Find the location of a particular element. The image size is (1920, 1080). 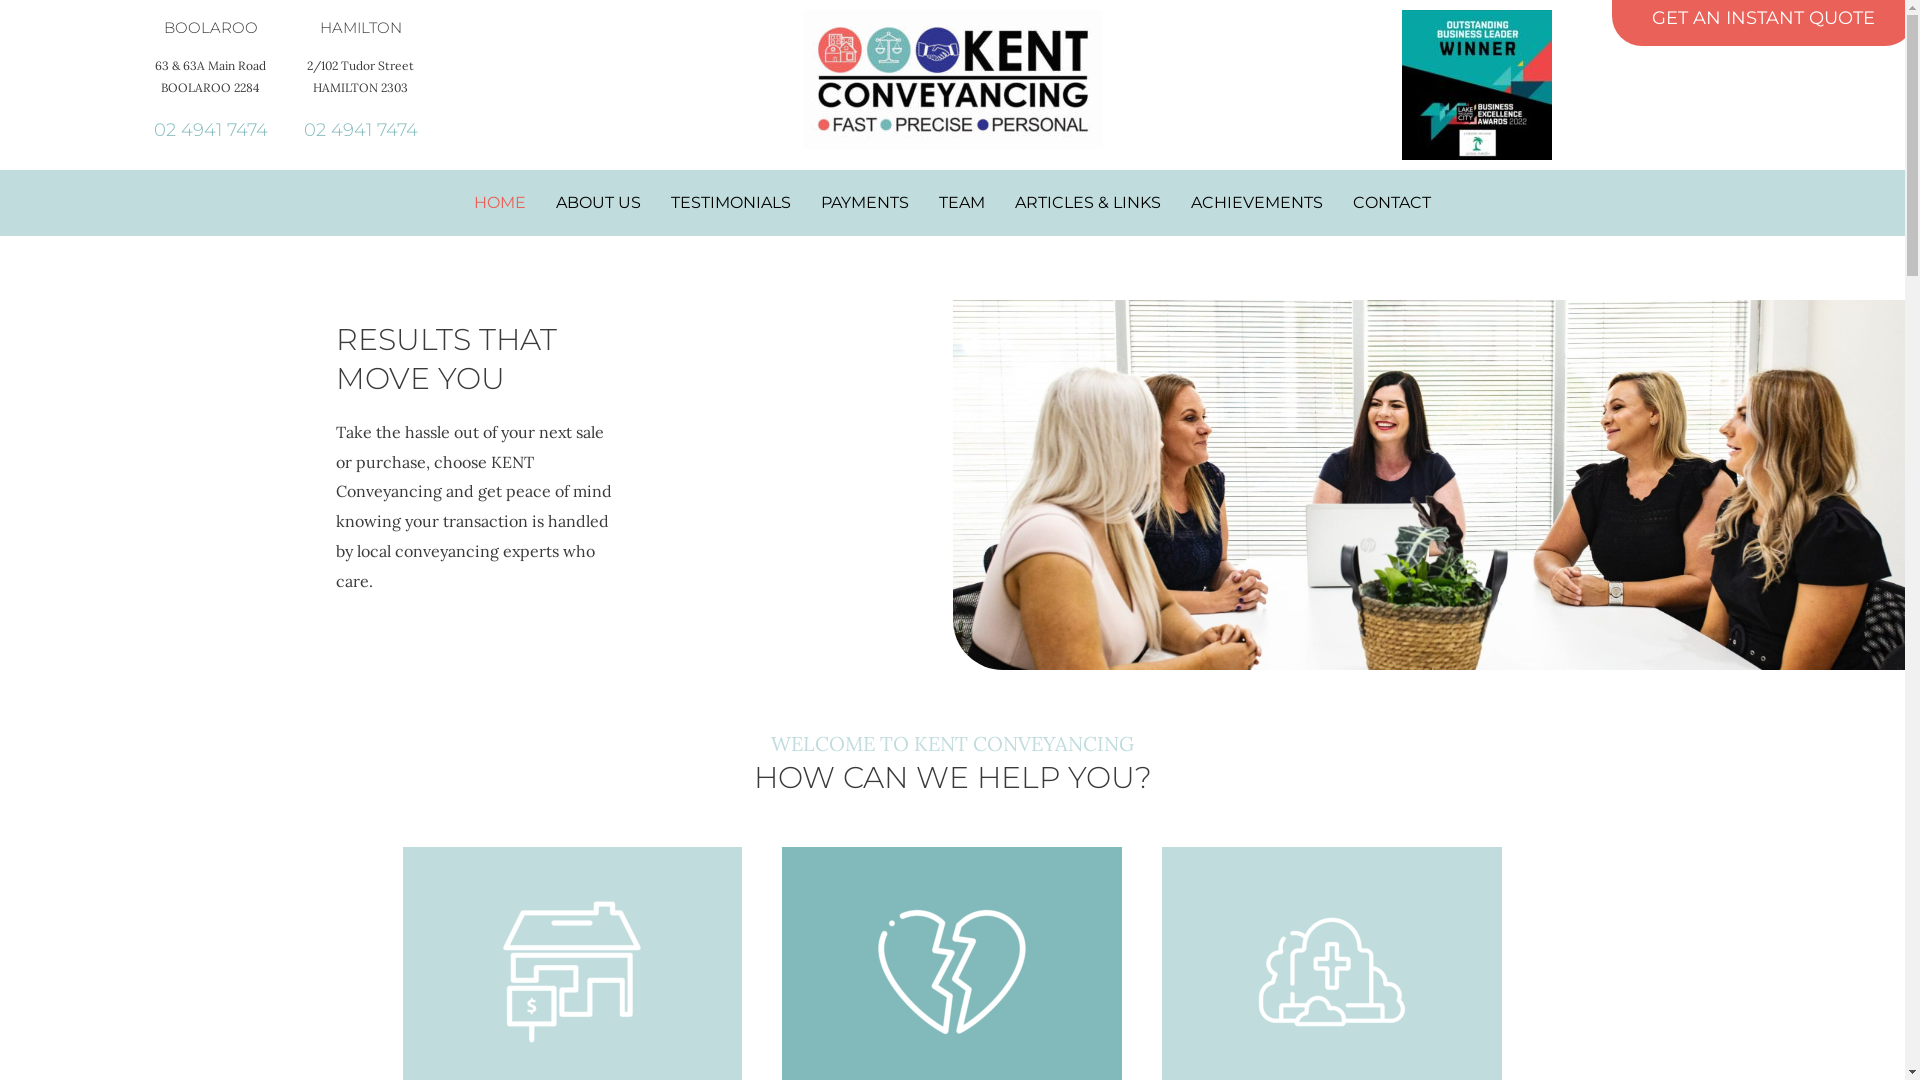

'TESTIMONIALS' is located at coordinates (729, 203).